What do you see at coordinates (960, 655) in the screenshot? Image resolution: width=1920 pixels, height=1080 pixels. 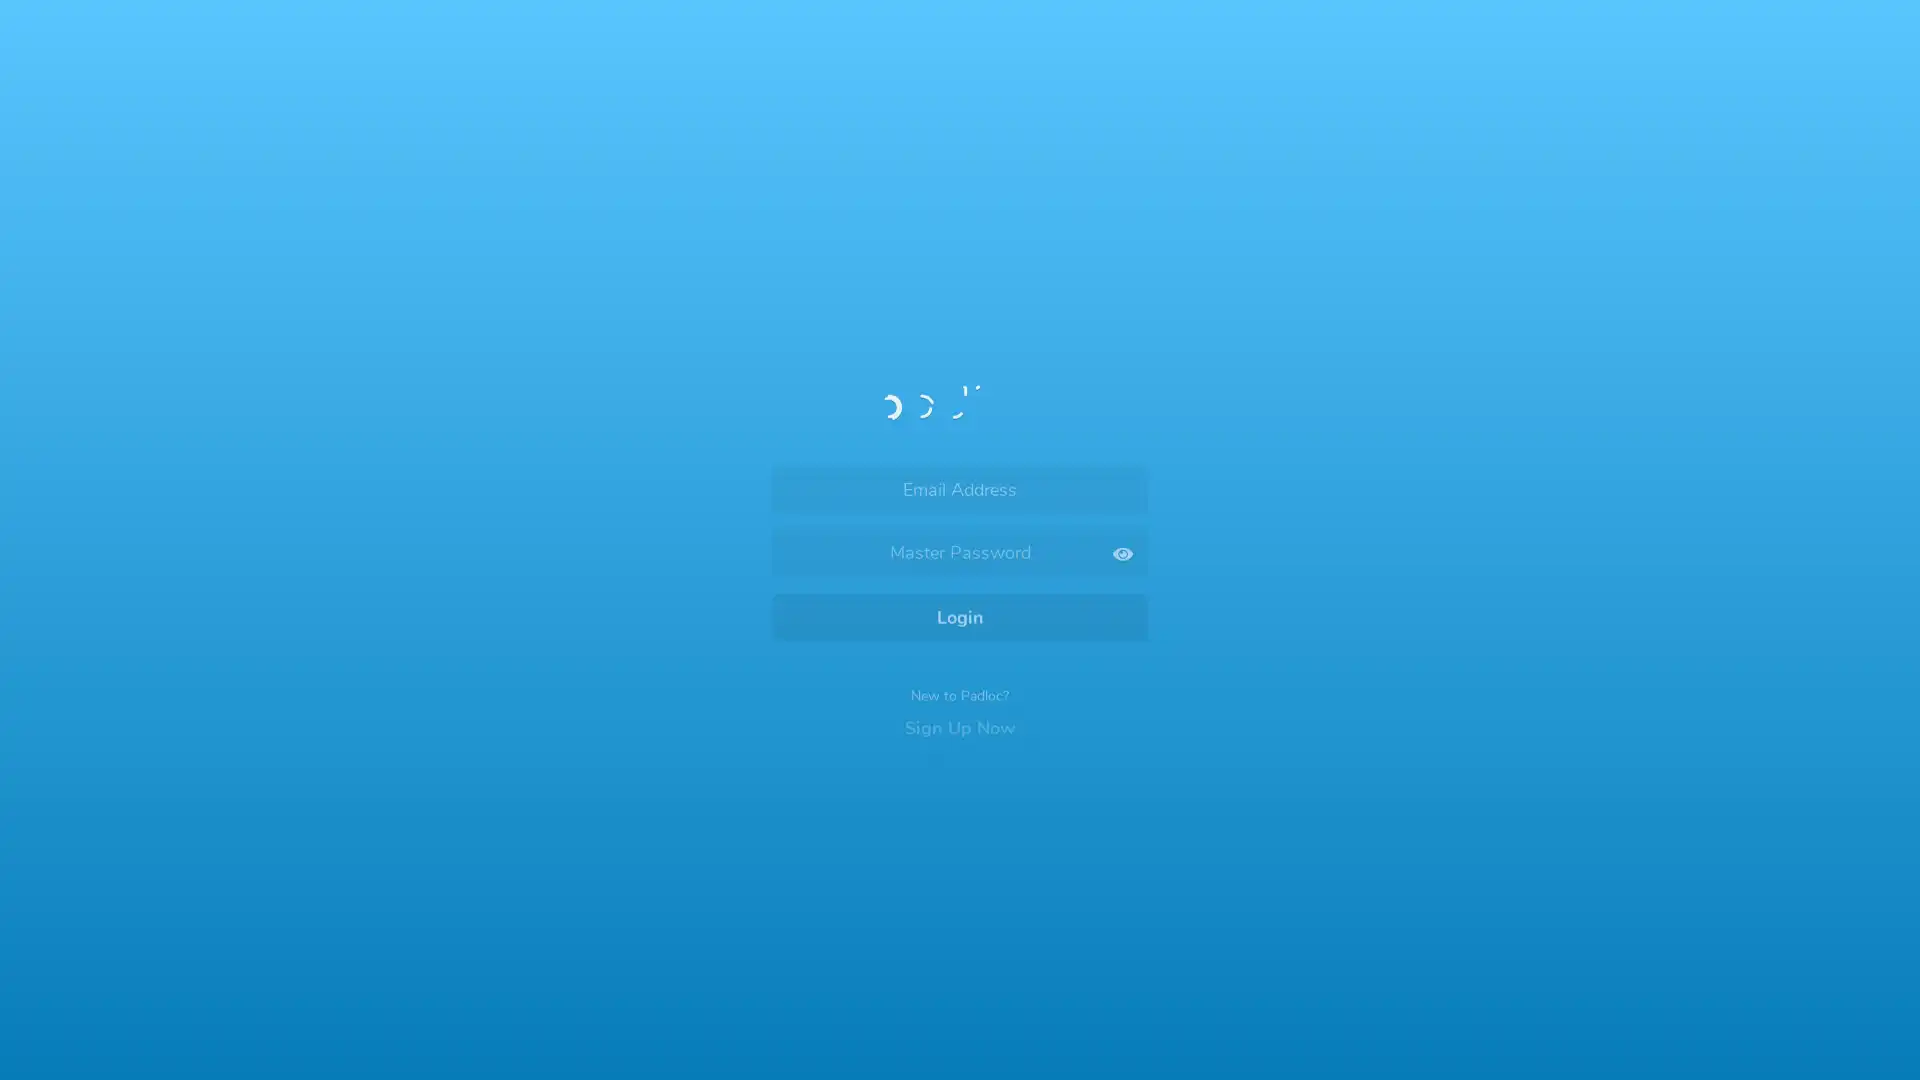 I see `Unlock` at bounding box center [960, 655].